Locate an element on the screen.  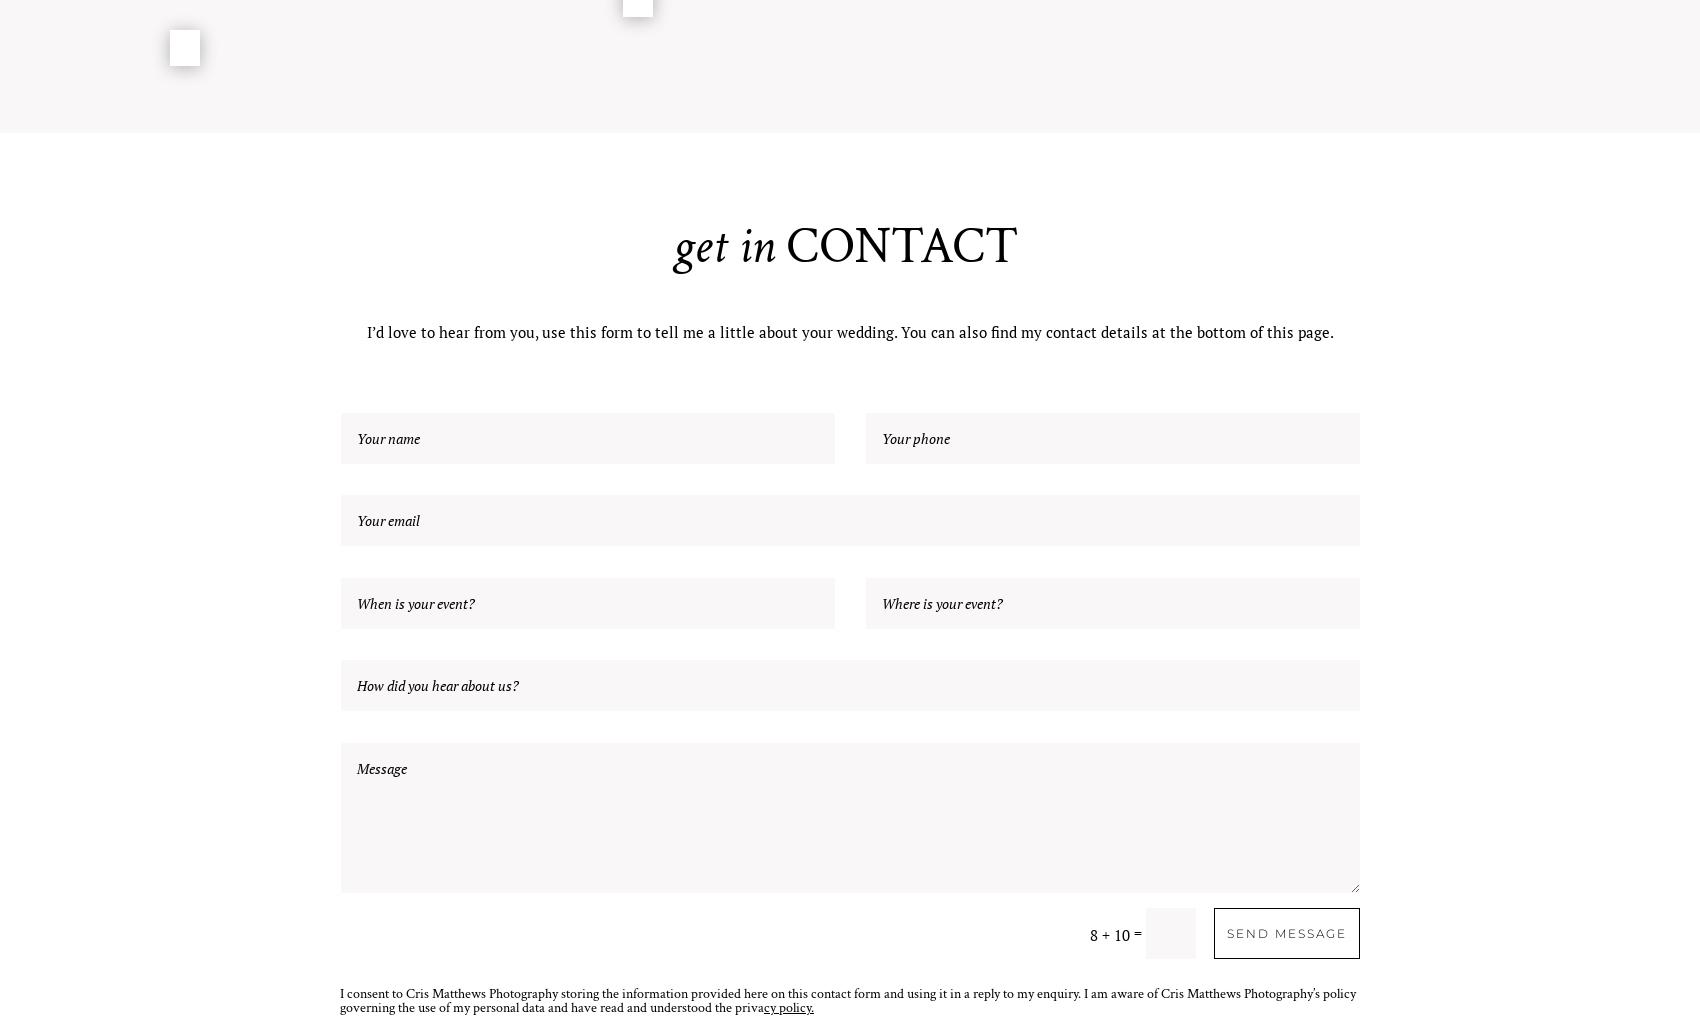
'get in' is located at coordinates (723, 247).